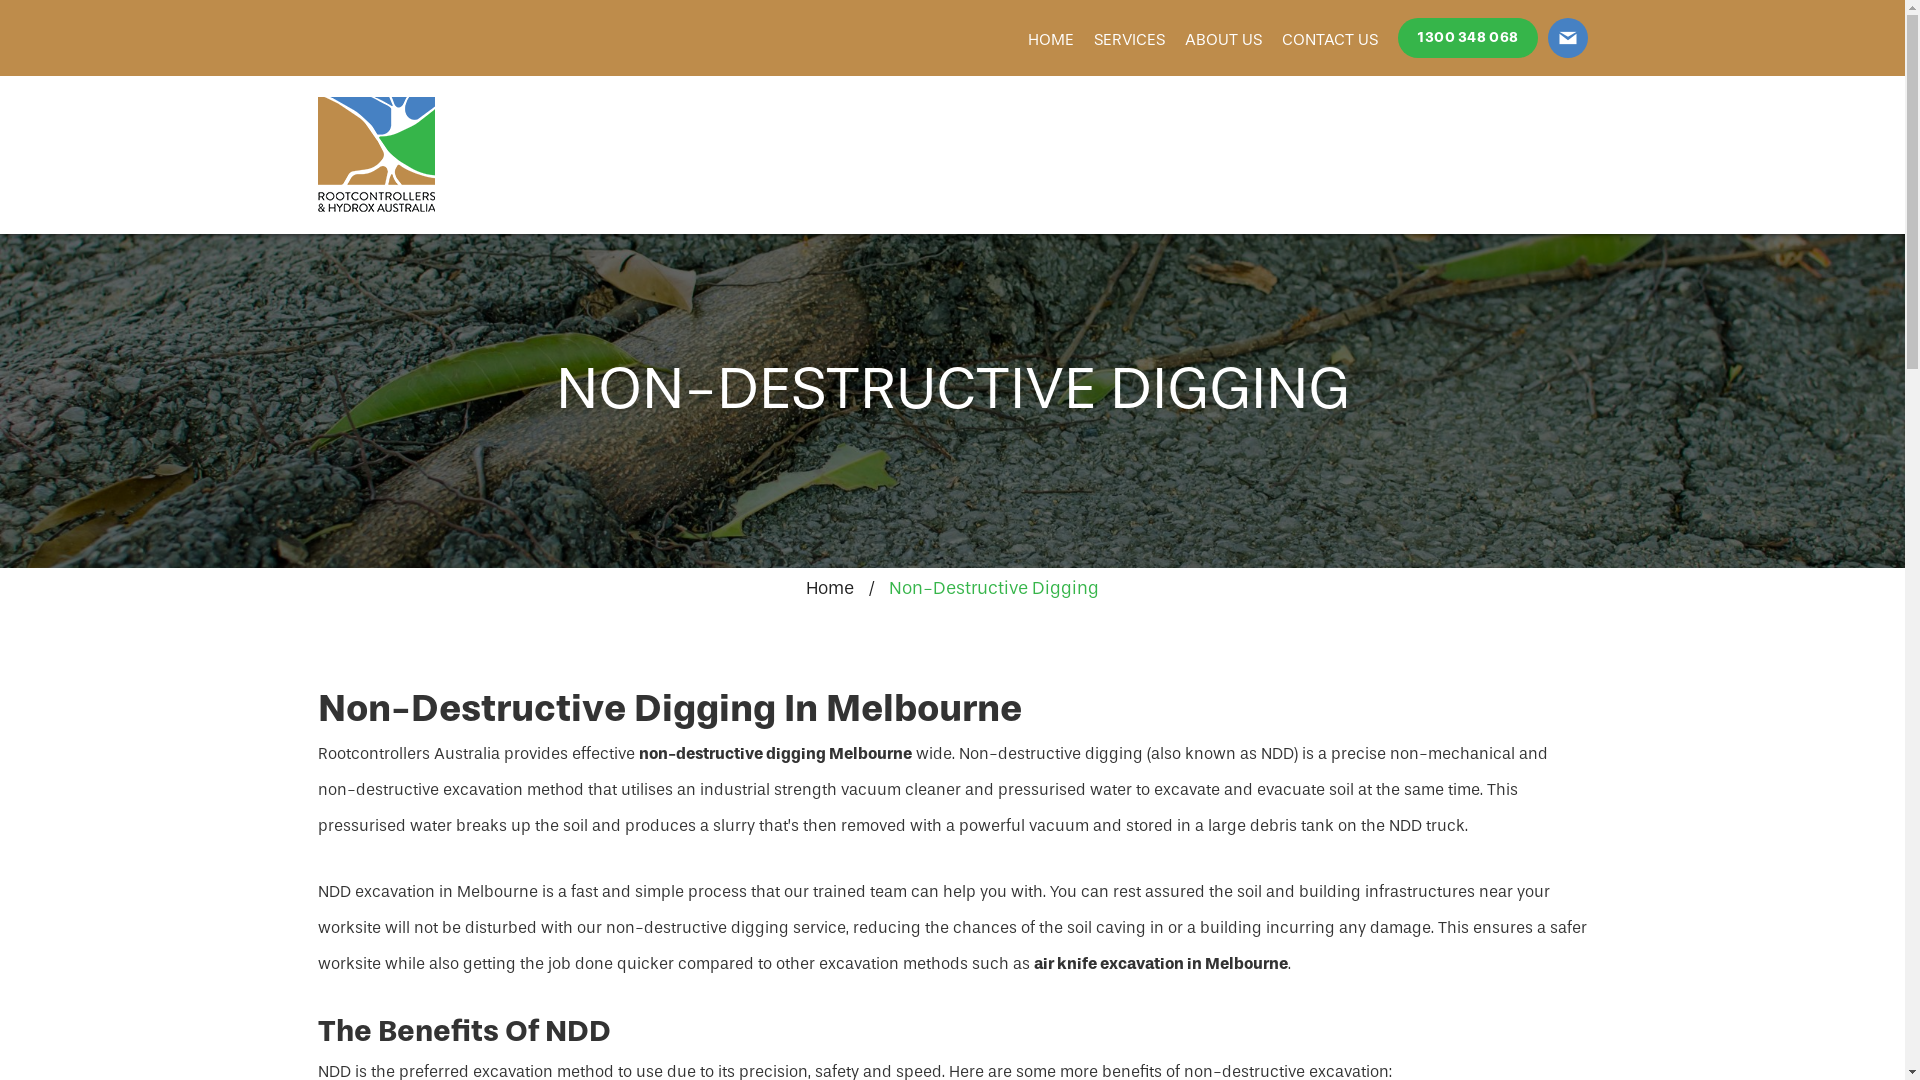 This screenshot has height=1080, width=1920. I want to click on 'CONTACT US', so click(1329, 38).